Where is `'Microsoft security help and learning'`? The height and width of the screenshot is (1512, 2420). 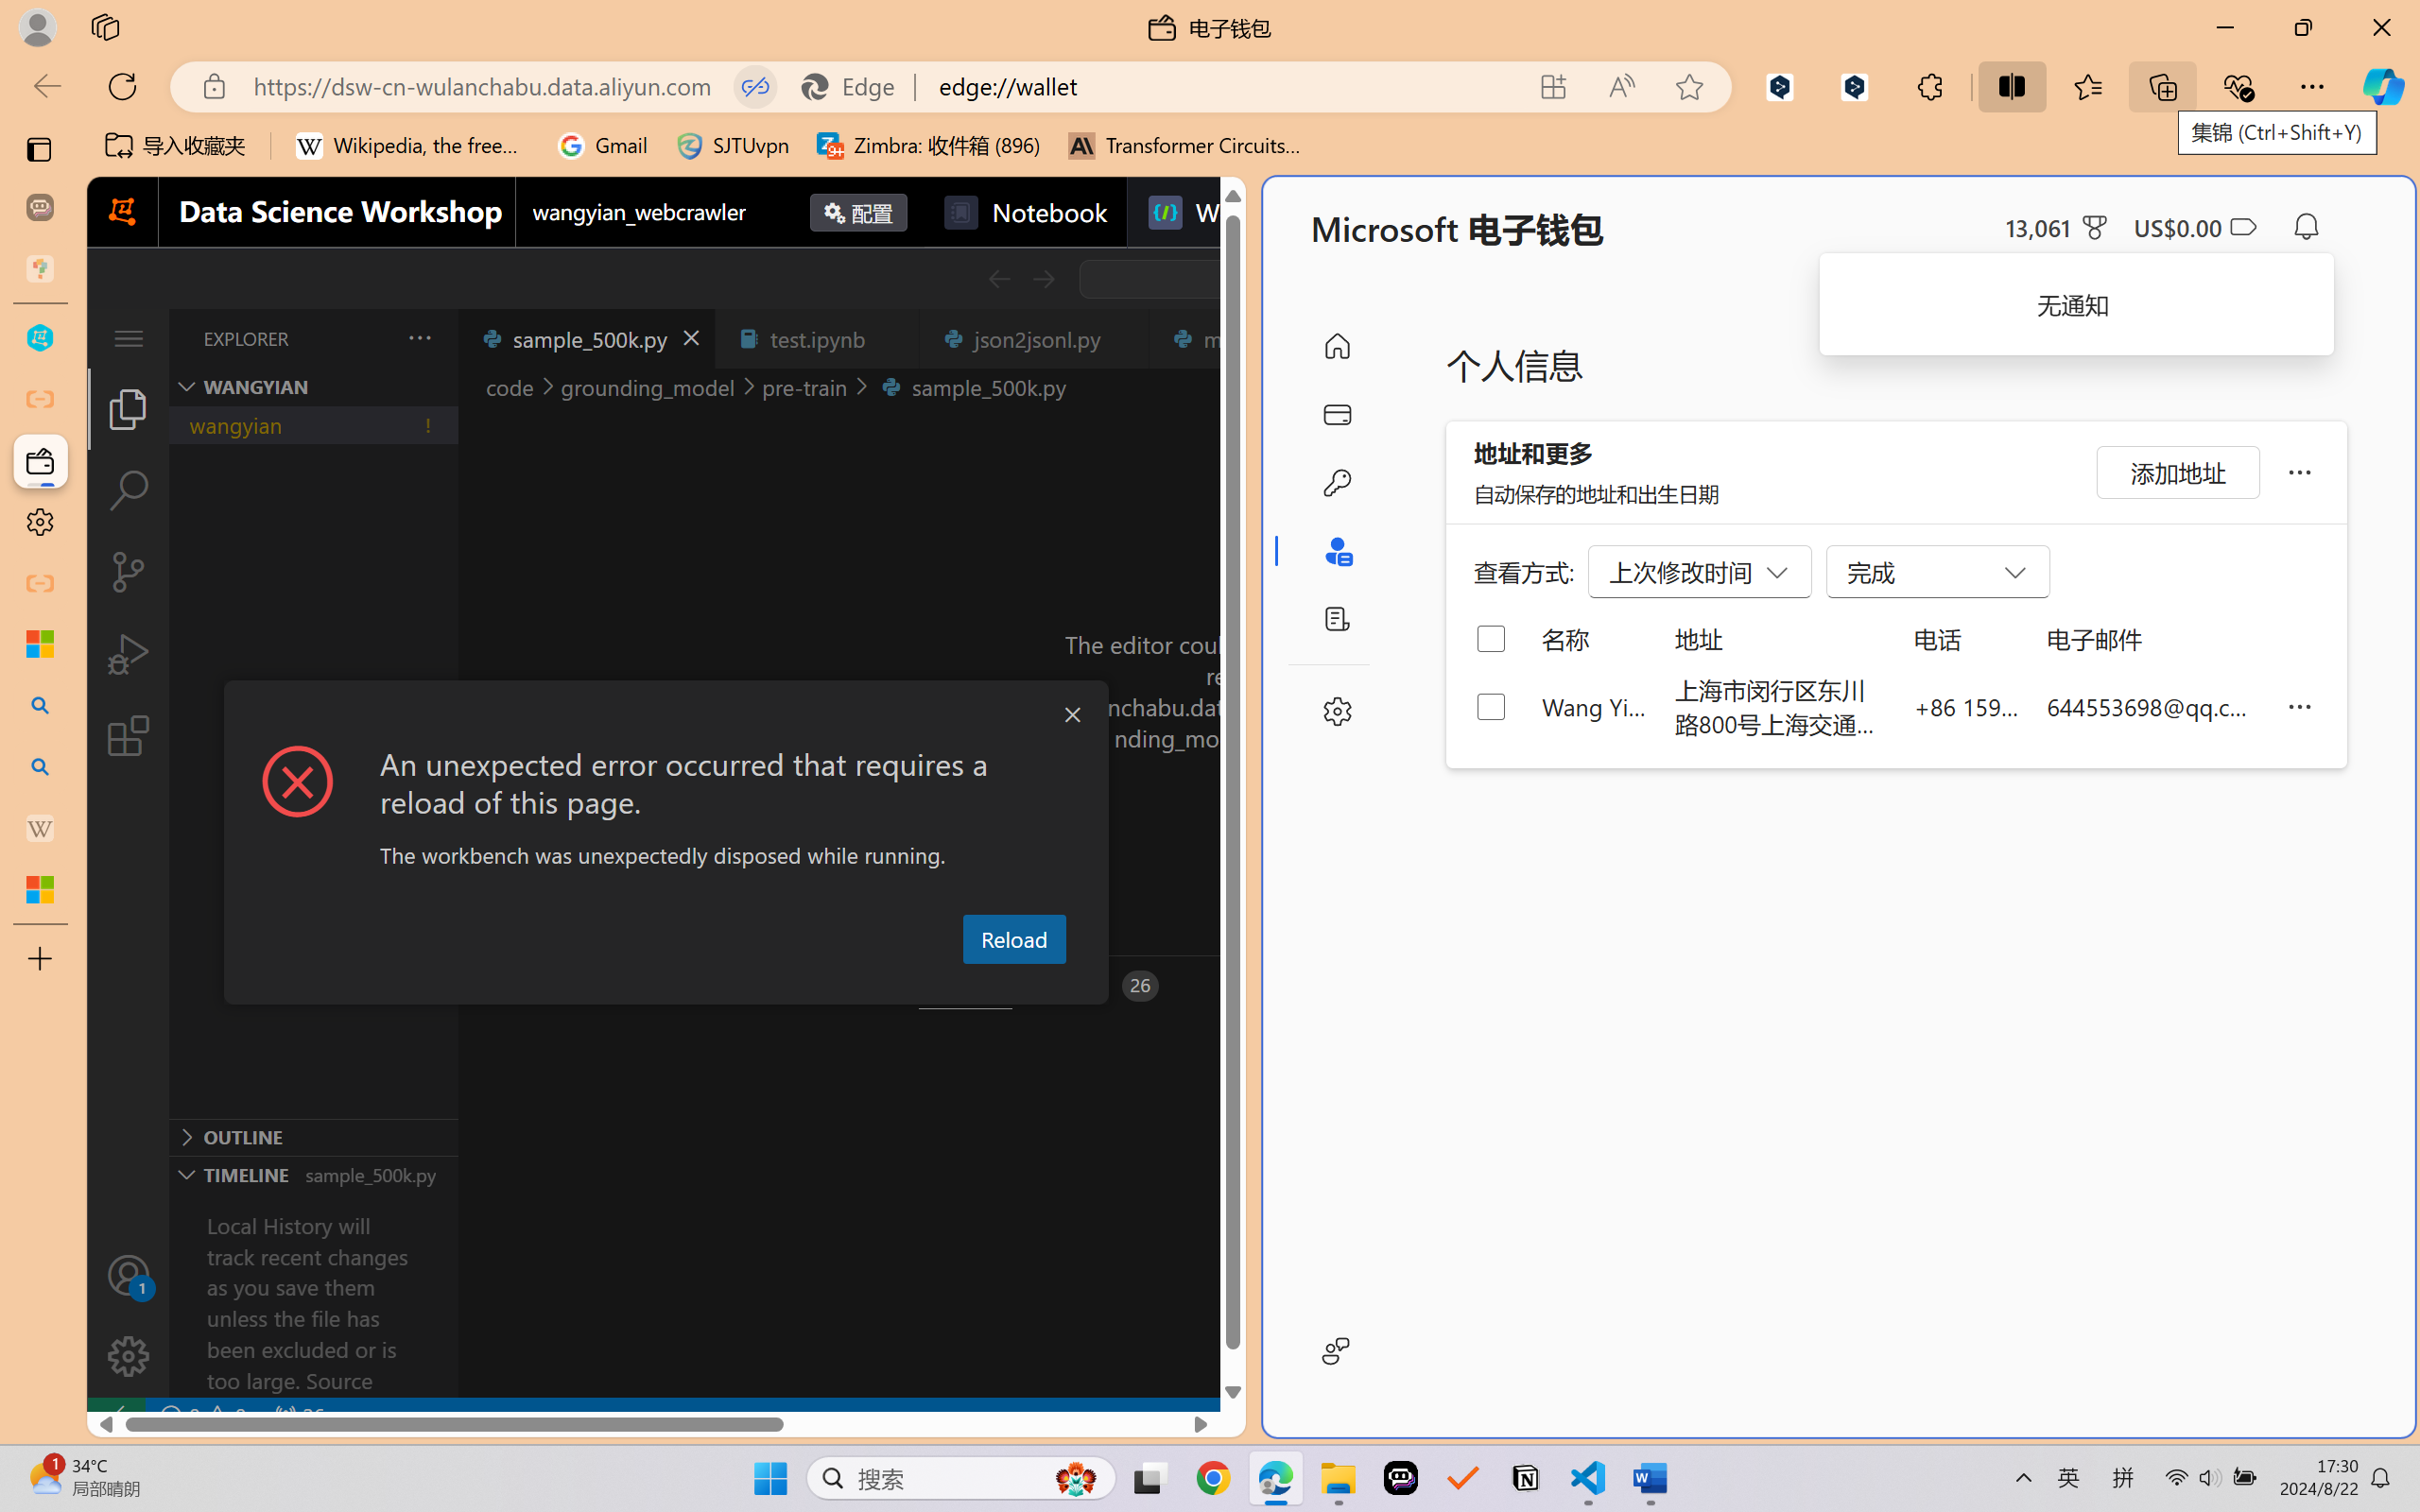
'Microsoft security help and learning' is located at coordinates (39, 643).